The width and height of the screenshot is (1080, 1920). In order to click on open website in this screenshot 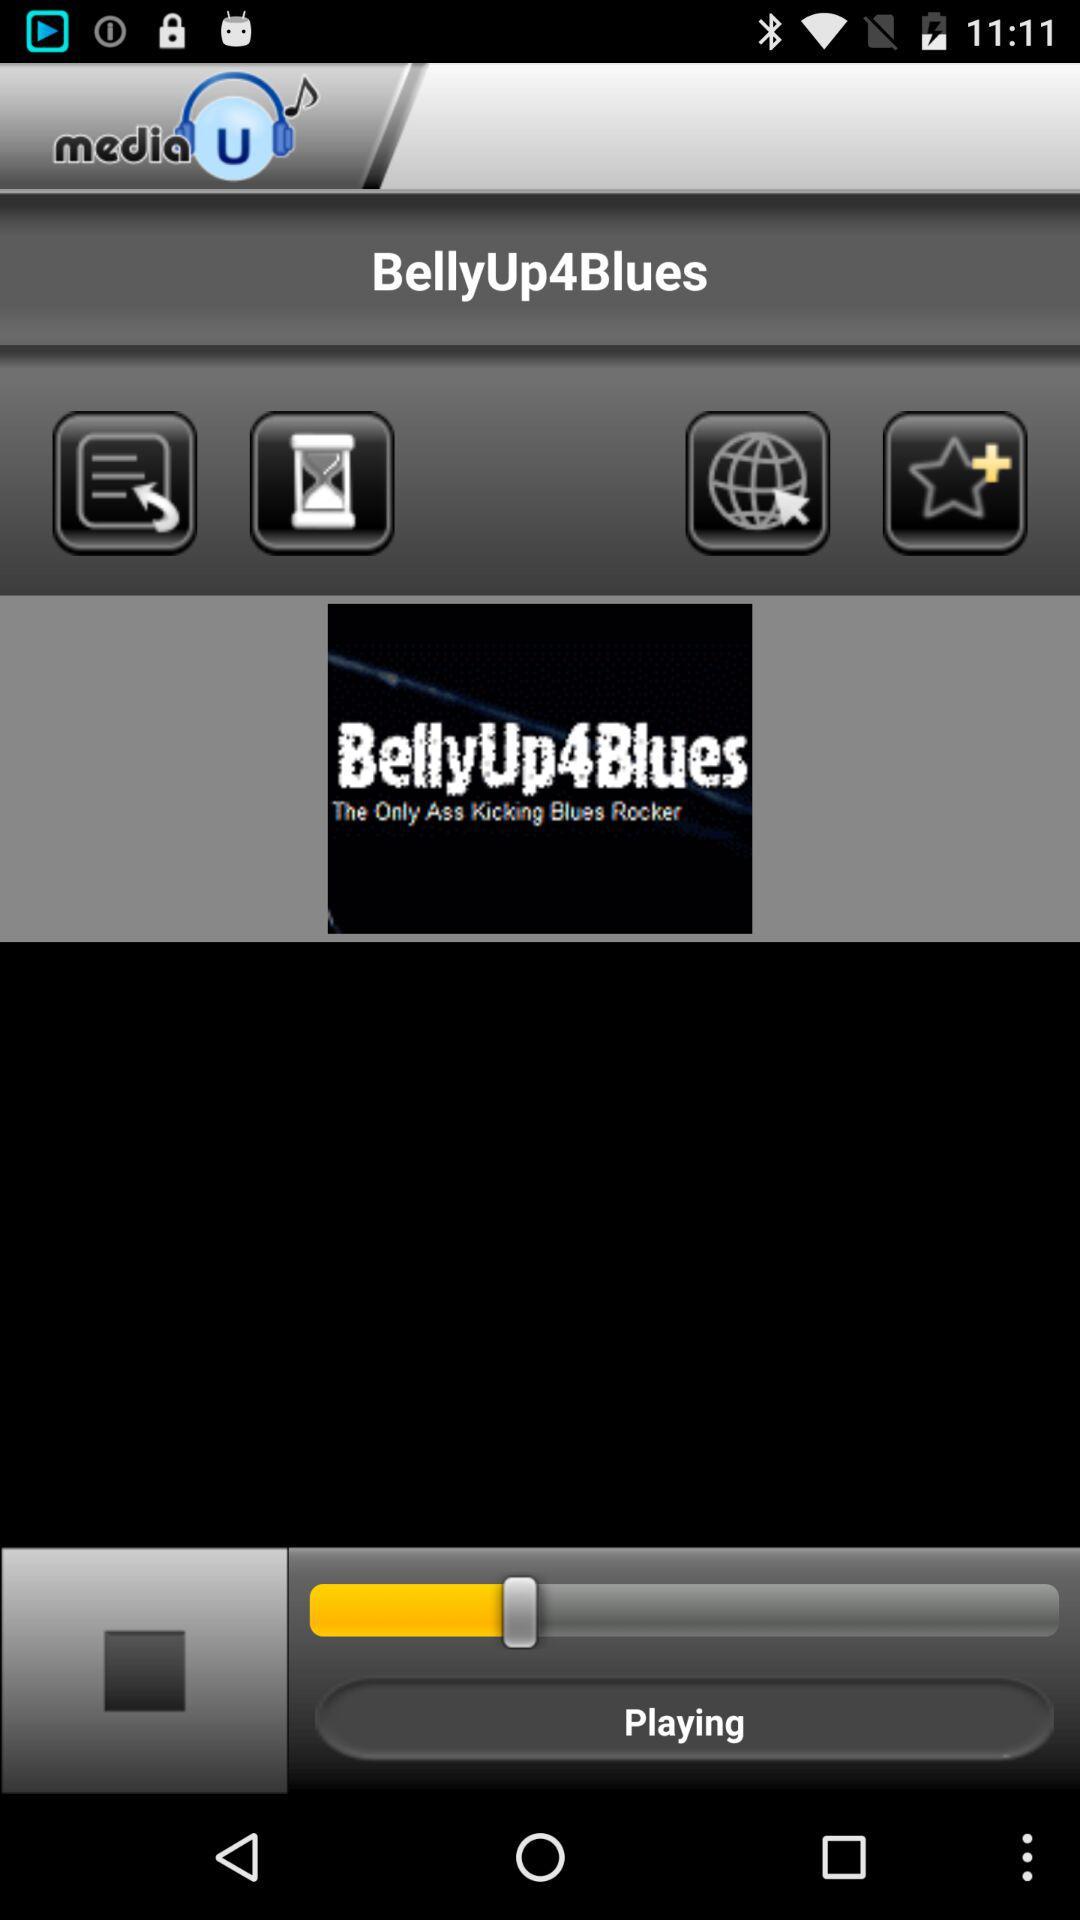, I will do `click(757, 483)`.